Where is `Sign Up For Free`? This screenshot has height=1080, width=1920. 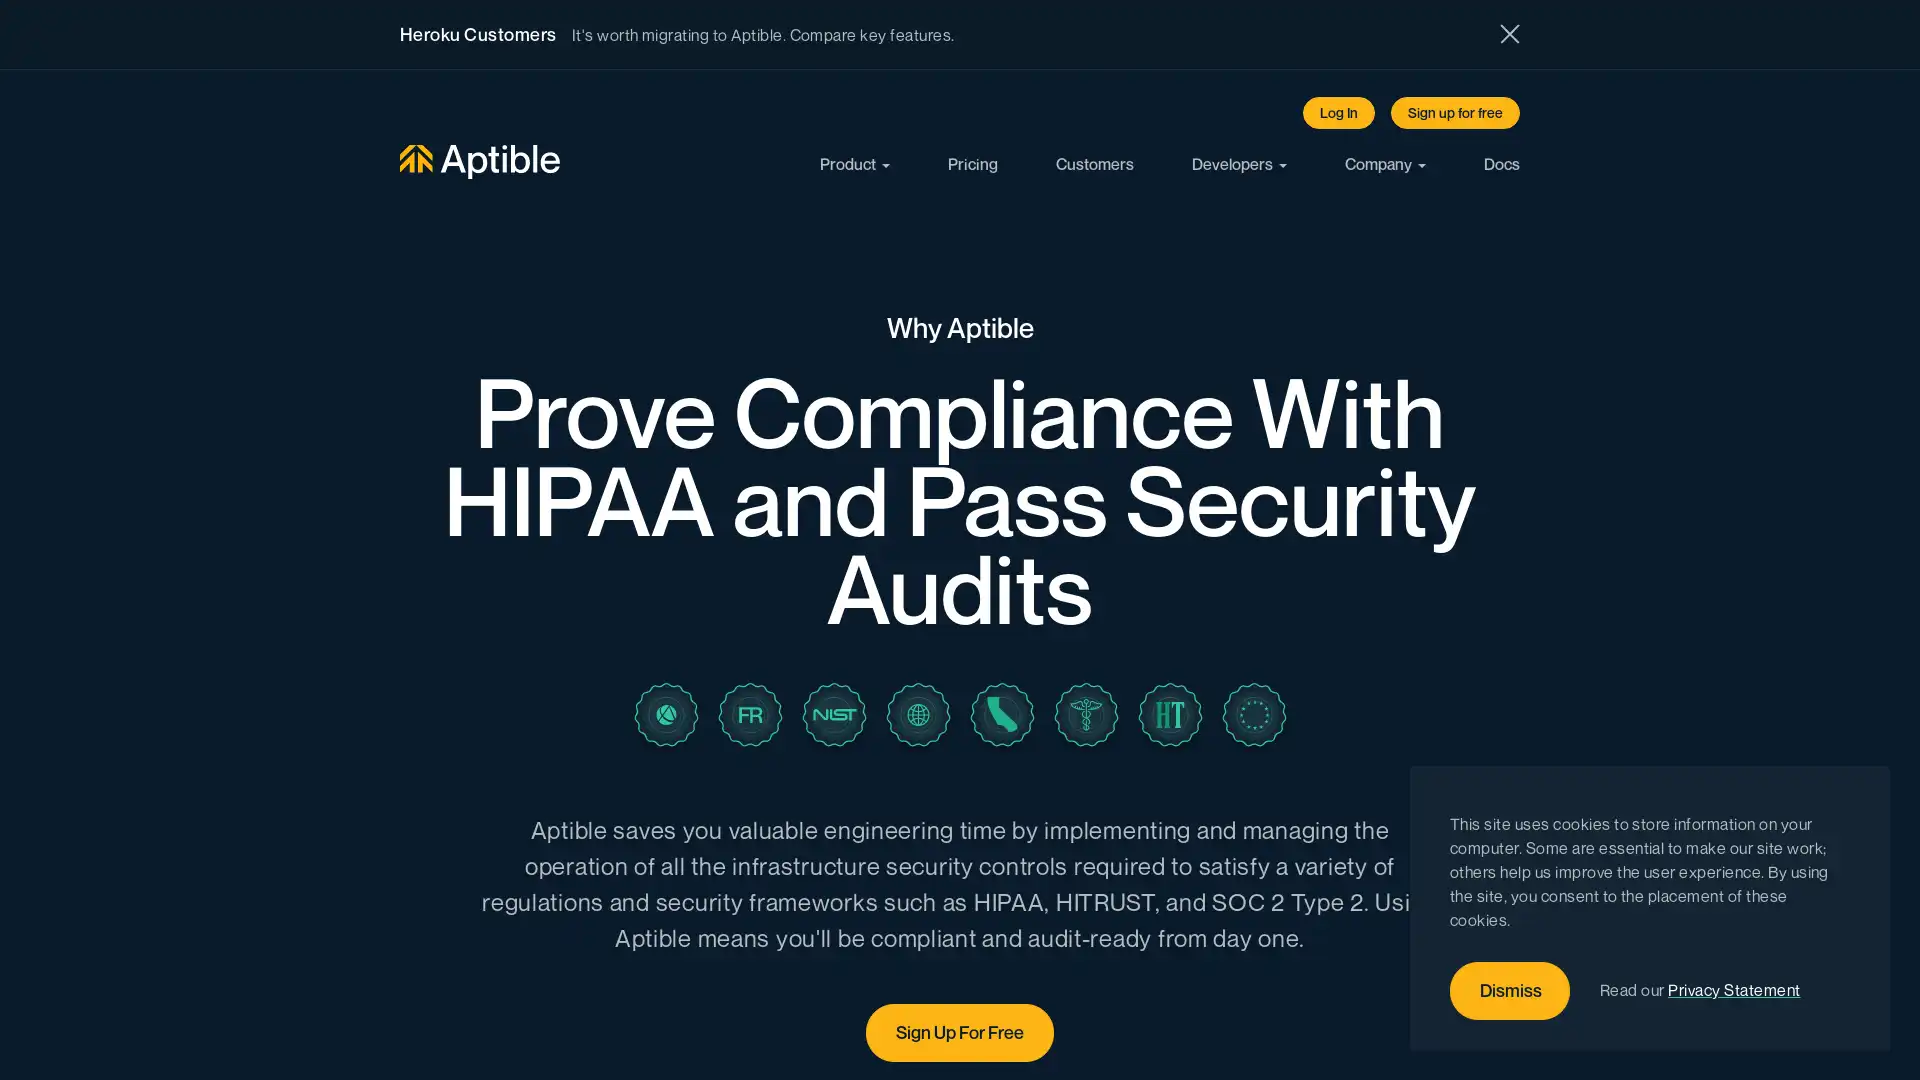
Sign Up For Free is located at coordinates (960, 1032).